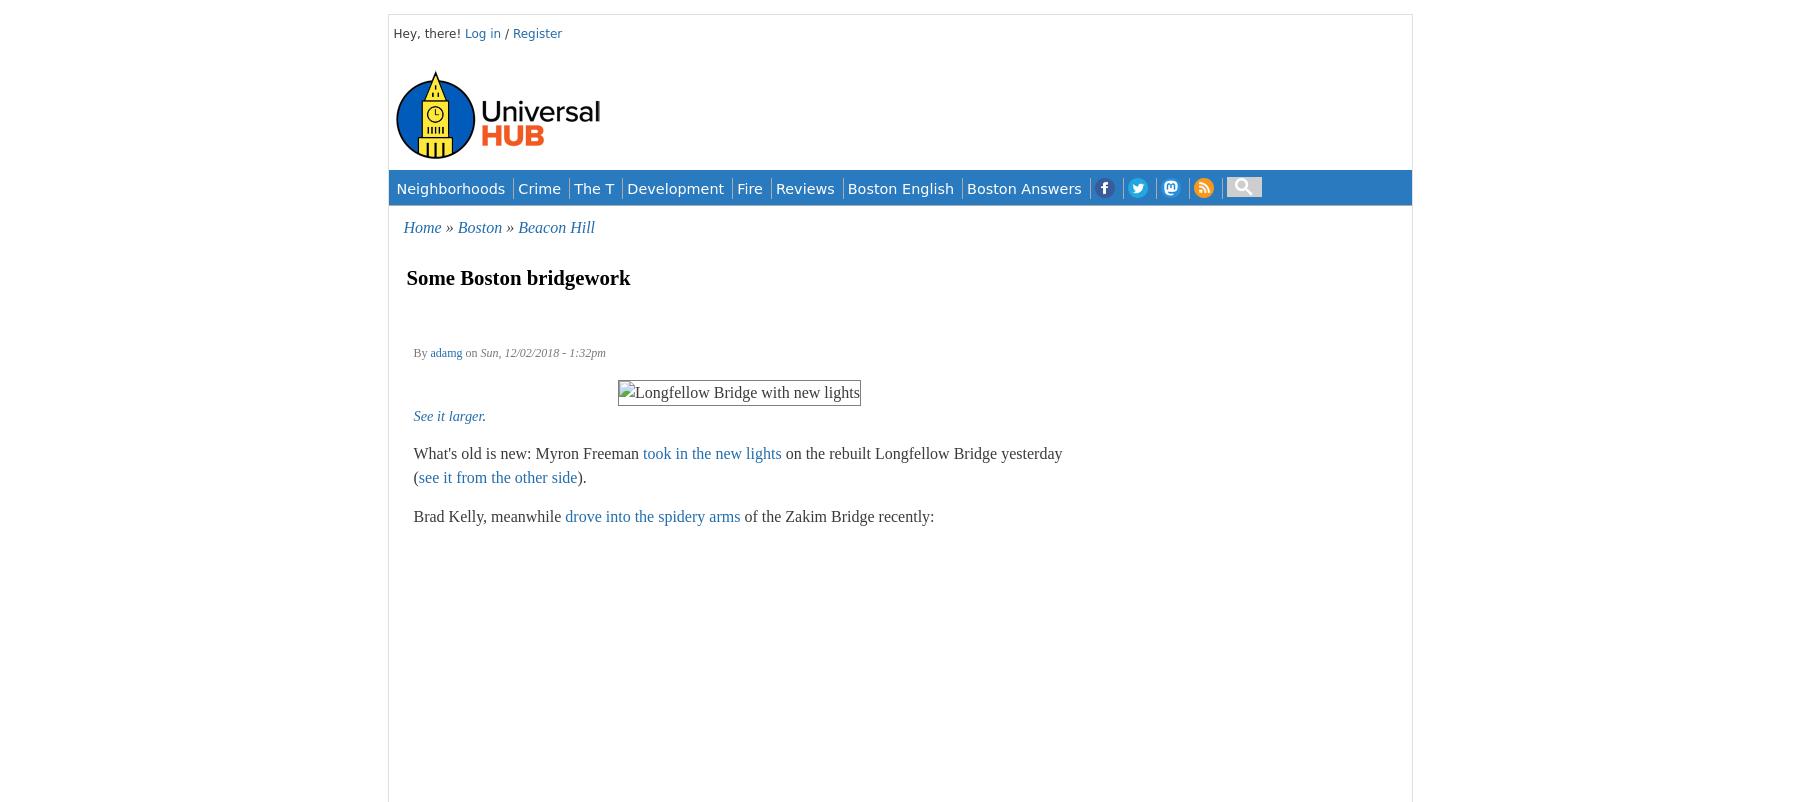 Image resolution: width=1800 pixels, height=802 pixels. Describe the element at coordinates (483, 415) in the screenshot. I see `'.'` at that location.